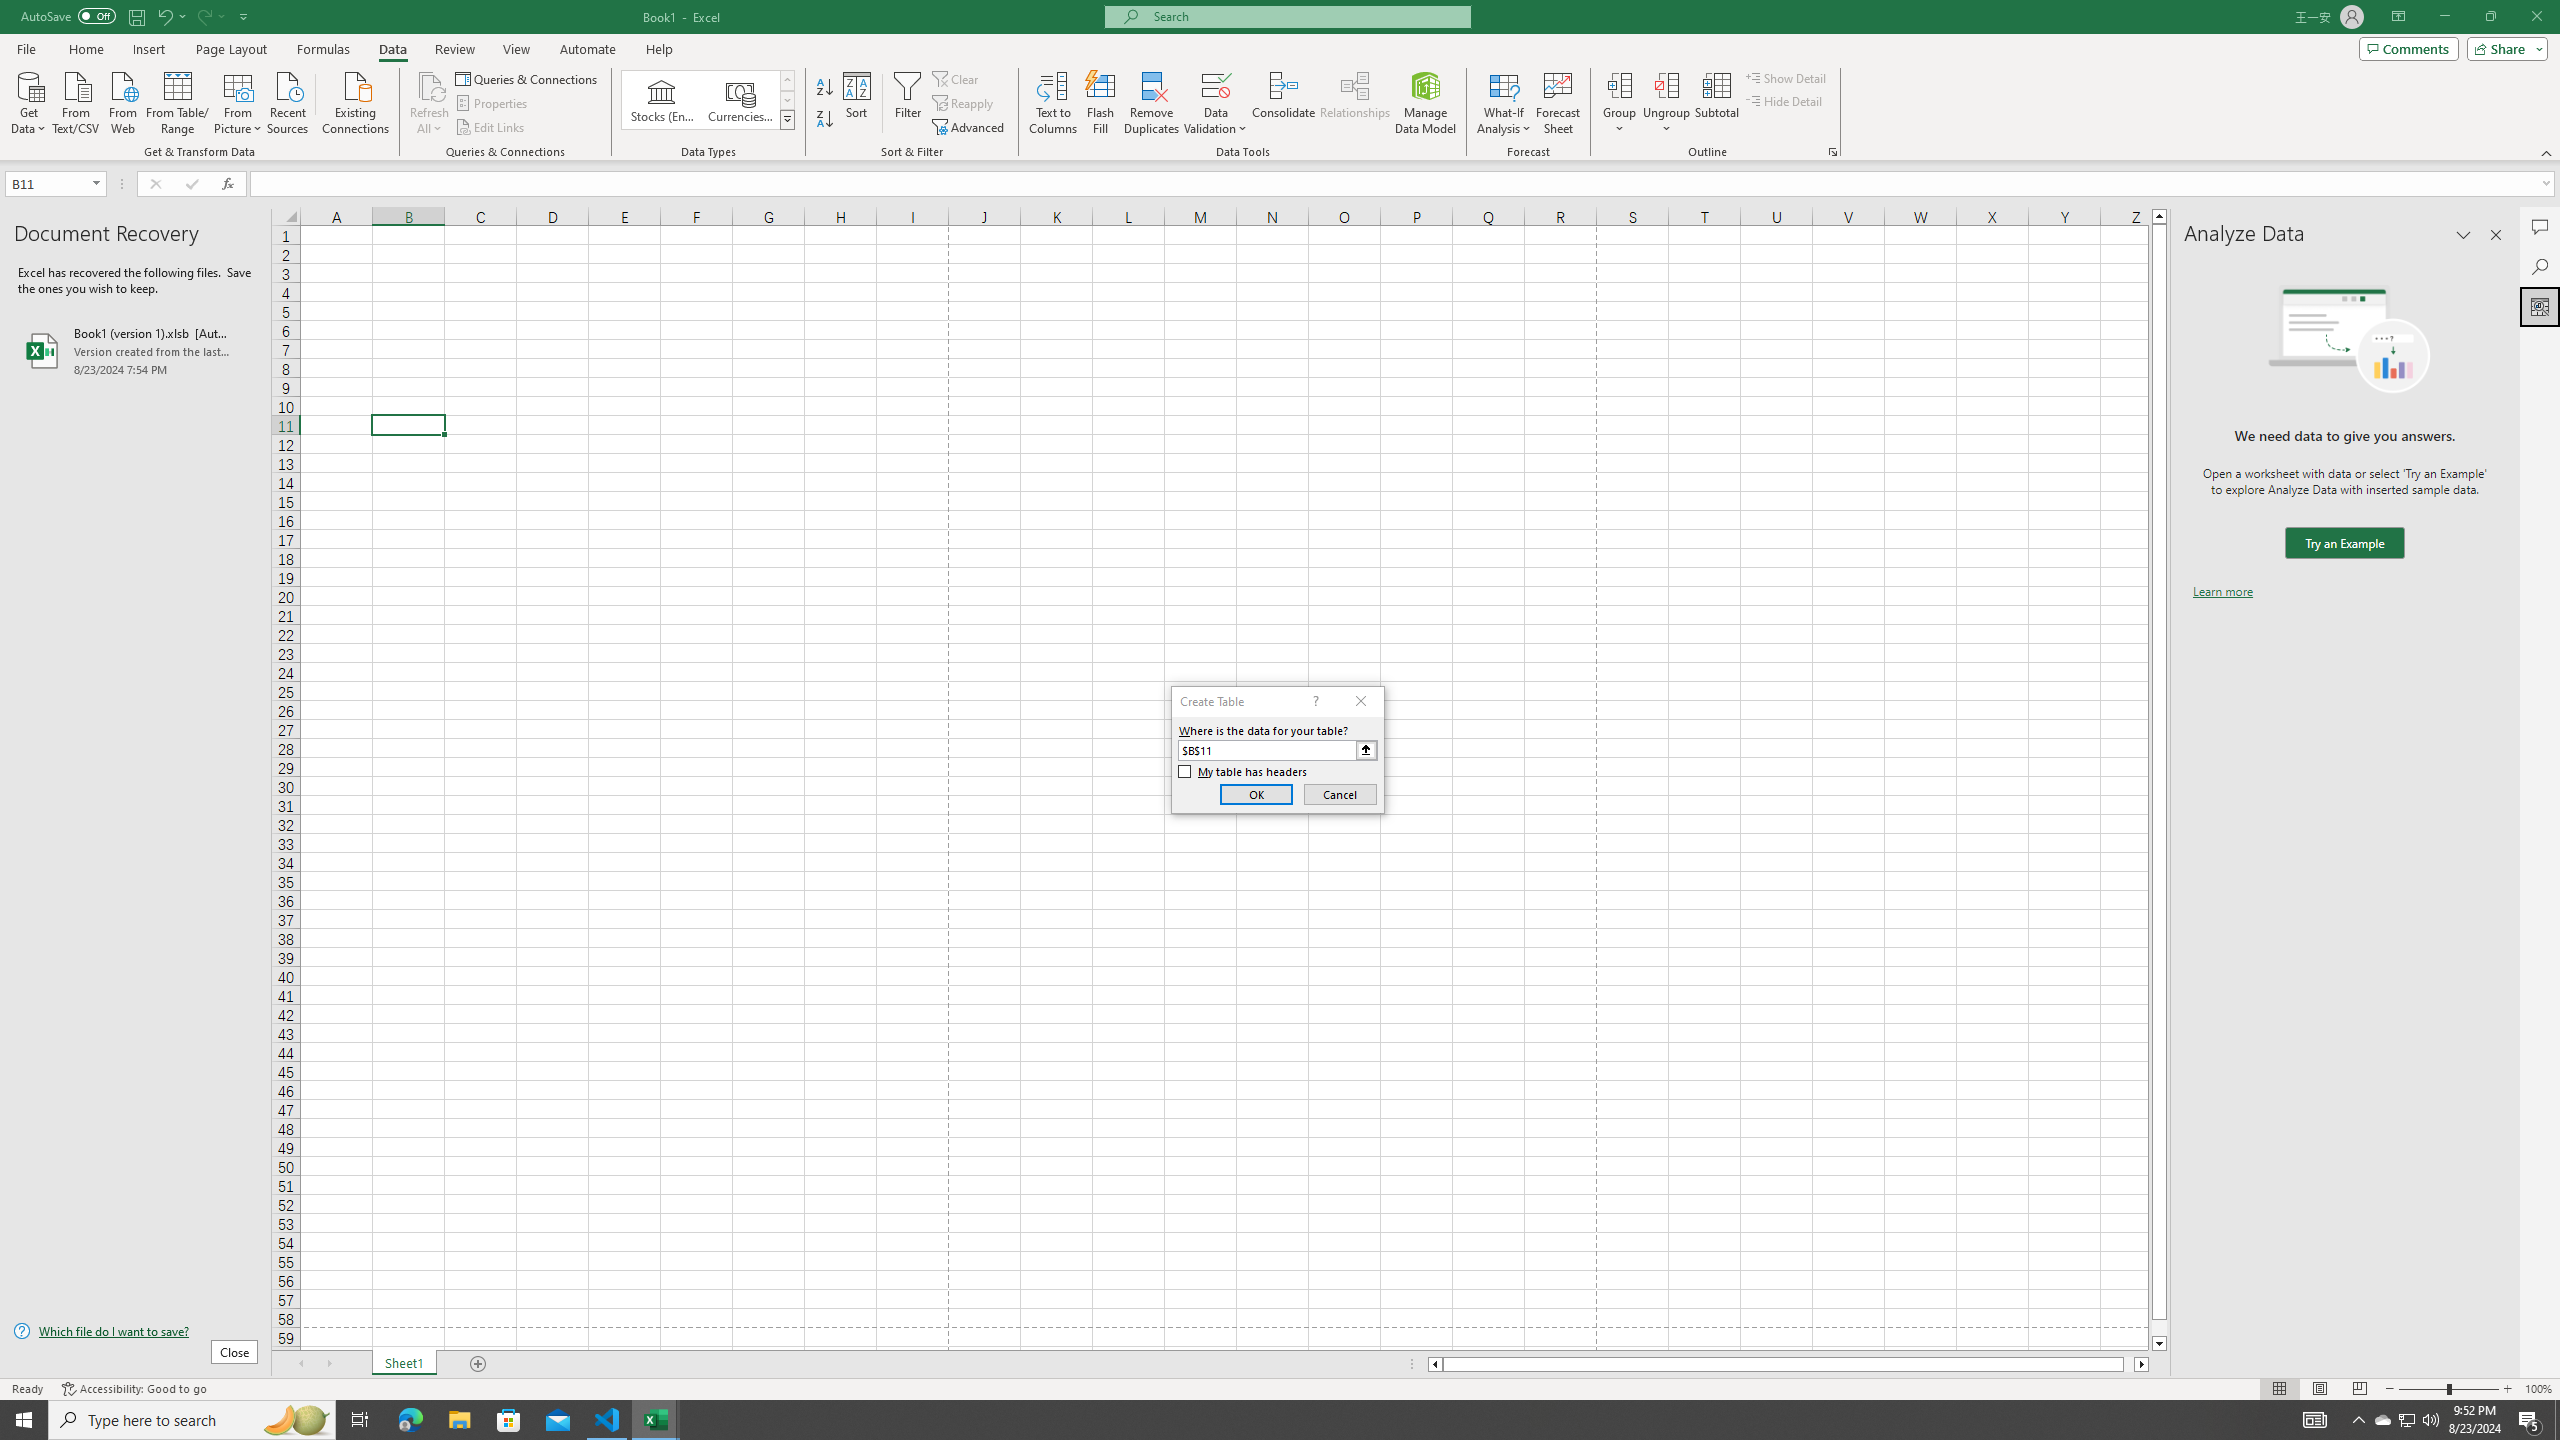 The image size is (2560, 1440). What do you see at coordinates (244, 15) in the screenshot?
I see `'Customize Quick Access Toolbar'` at bounding box center [244, 15].